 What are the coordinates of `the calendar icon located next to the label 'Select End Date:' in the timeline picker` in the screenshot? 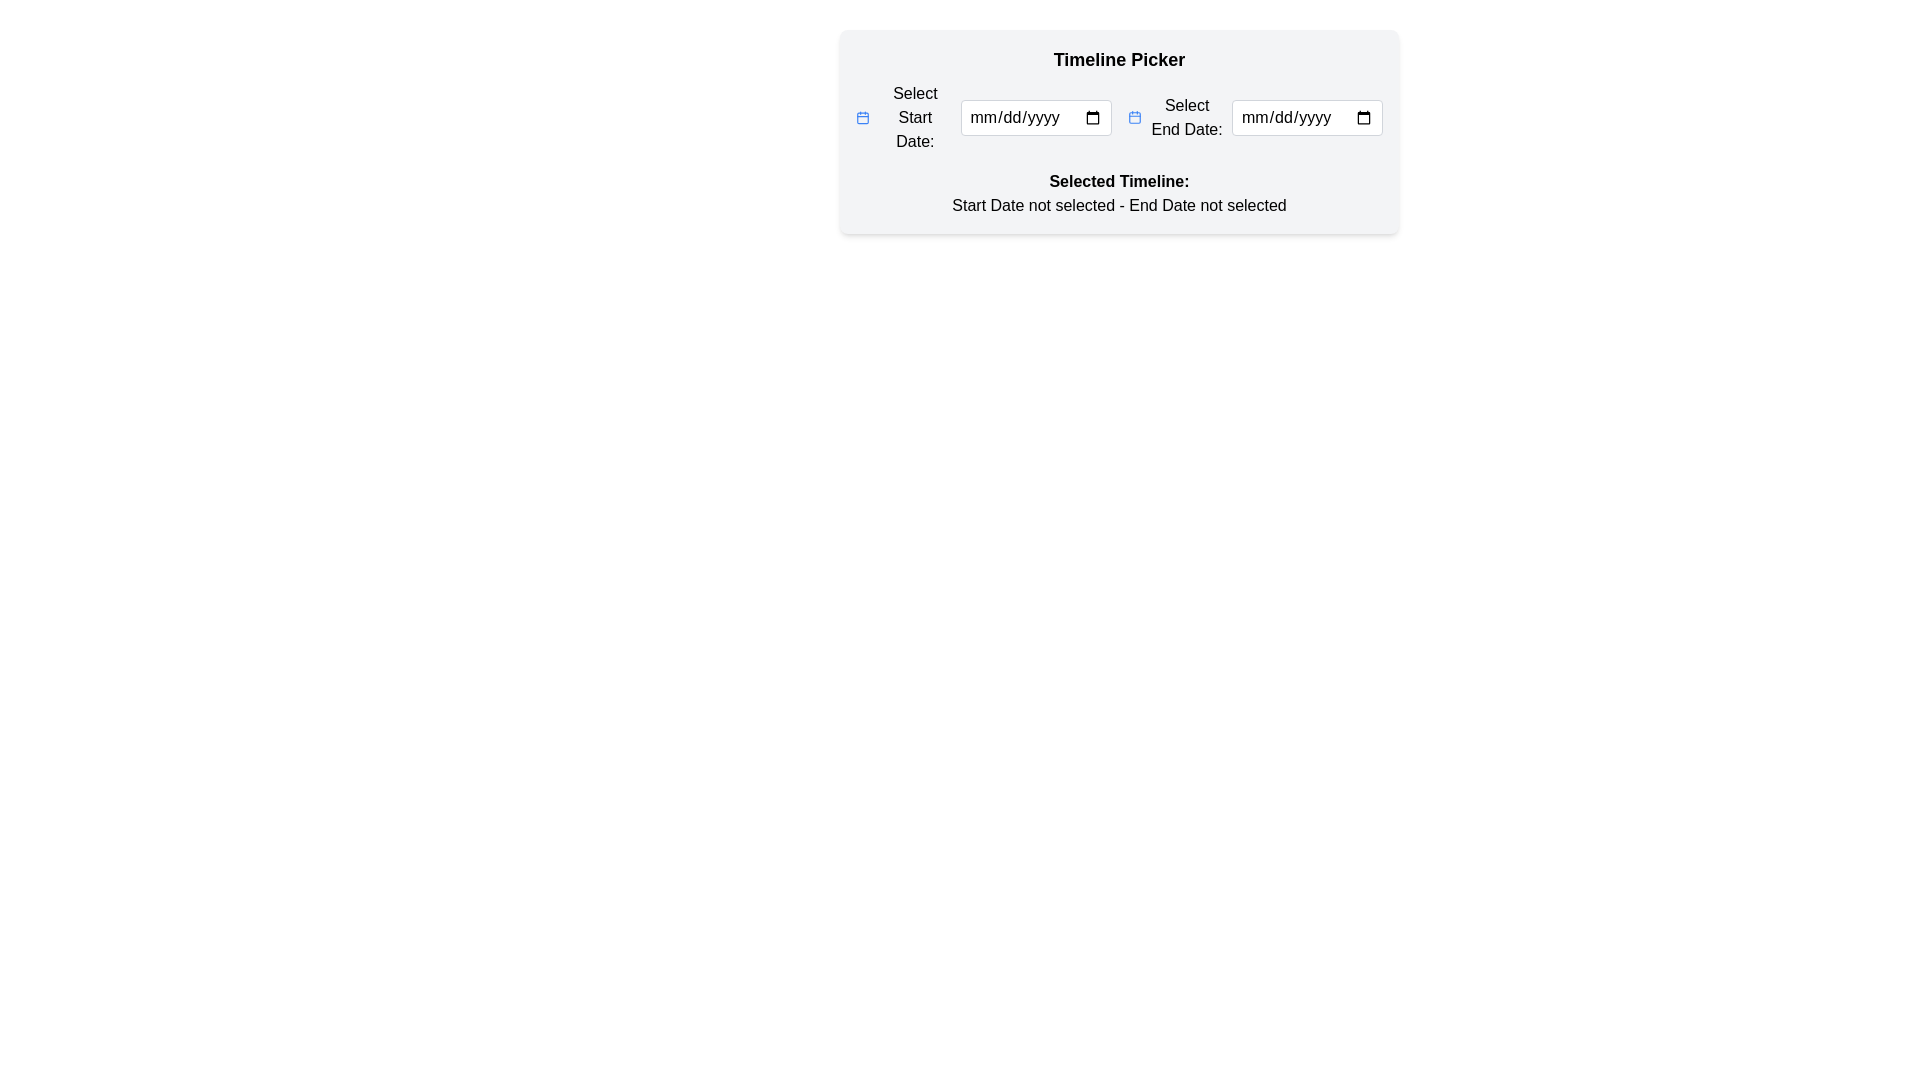 It's located at (1133, 118).